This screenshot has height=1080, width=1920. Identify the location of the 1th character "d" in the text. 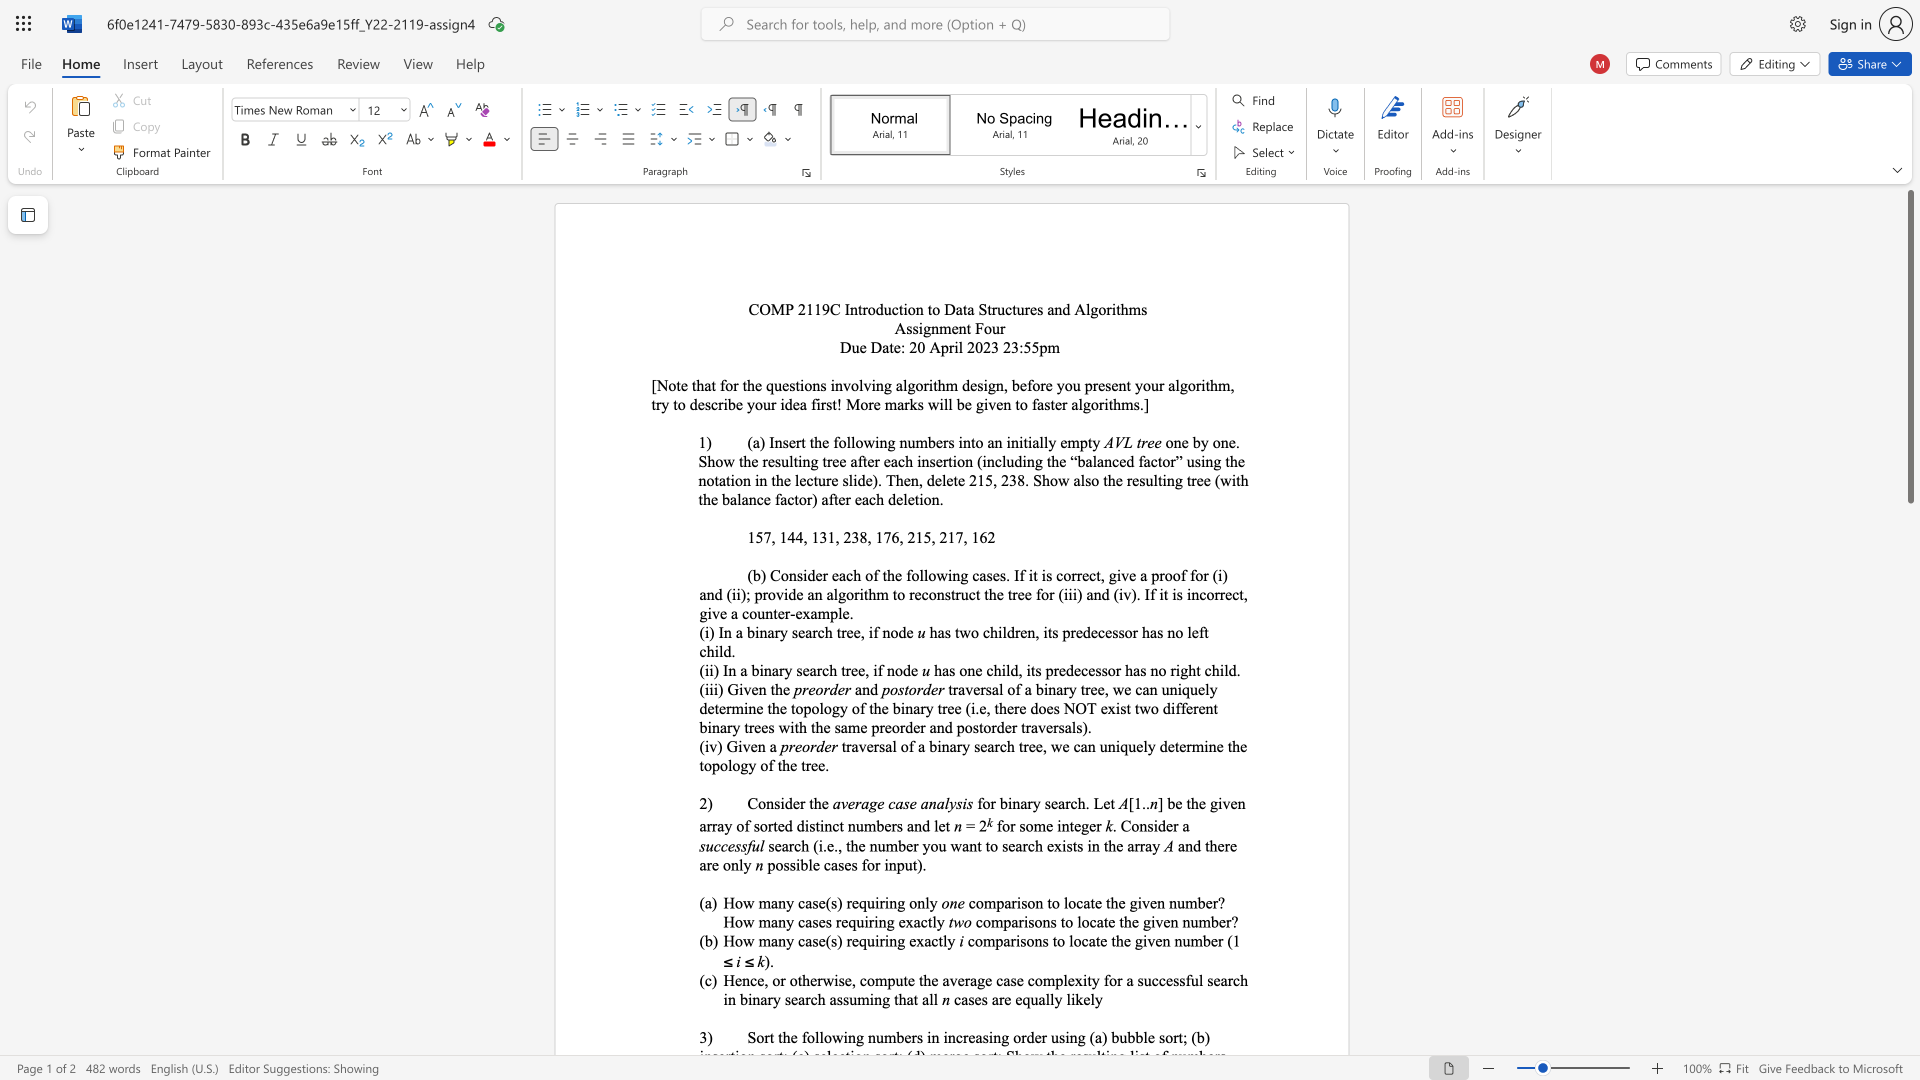
(906, 670).